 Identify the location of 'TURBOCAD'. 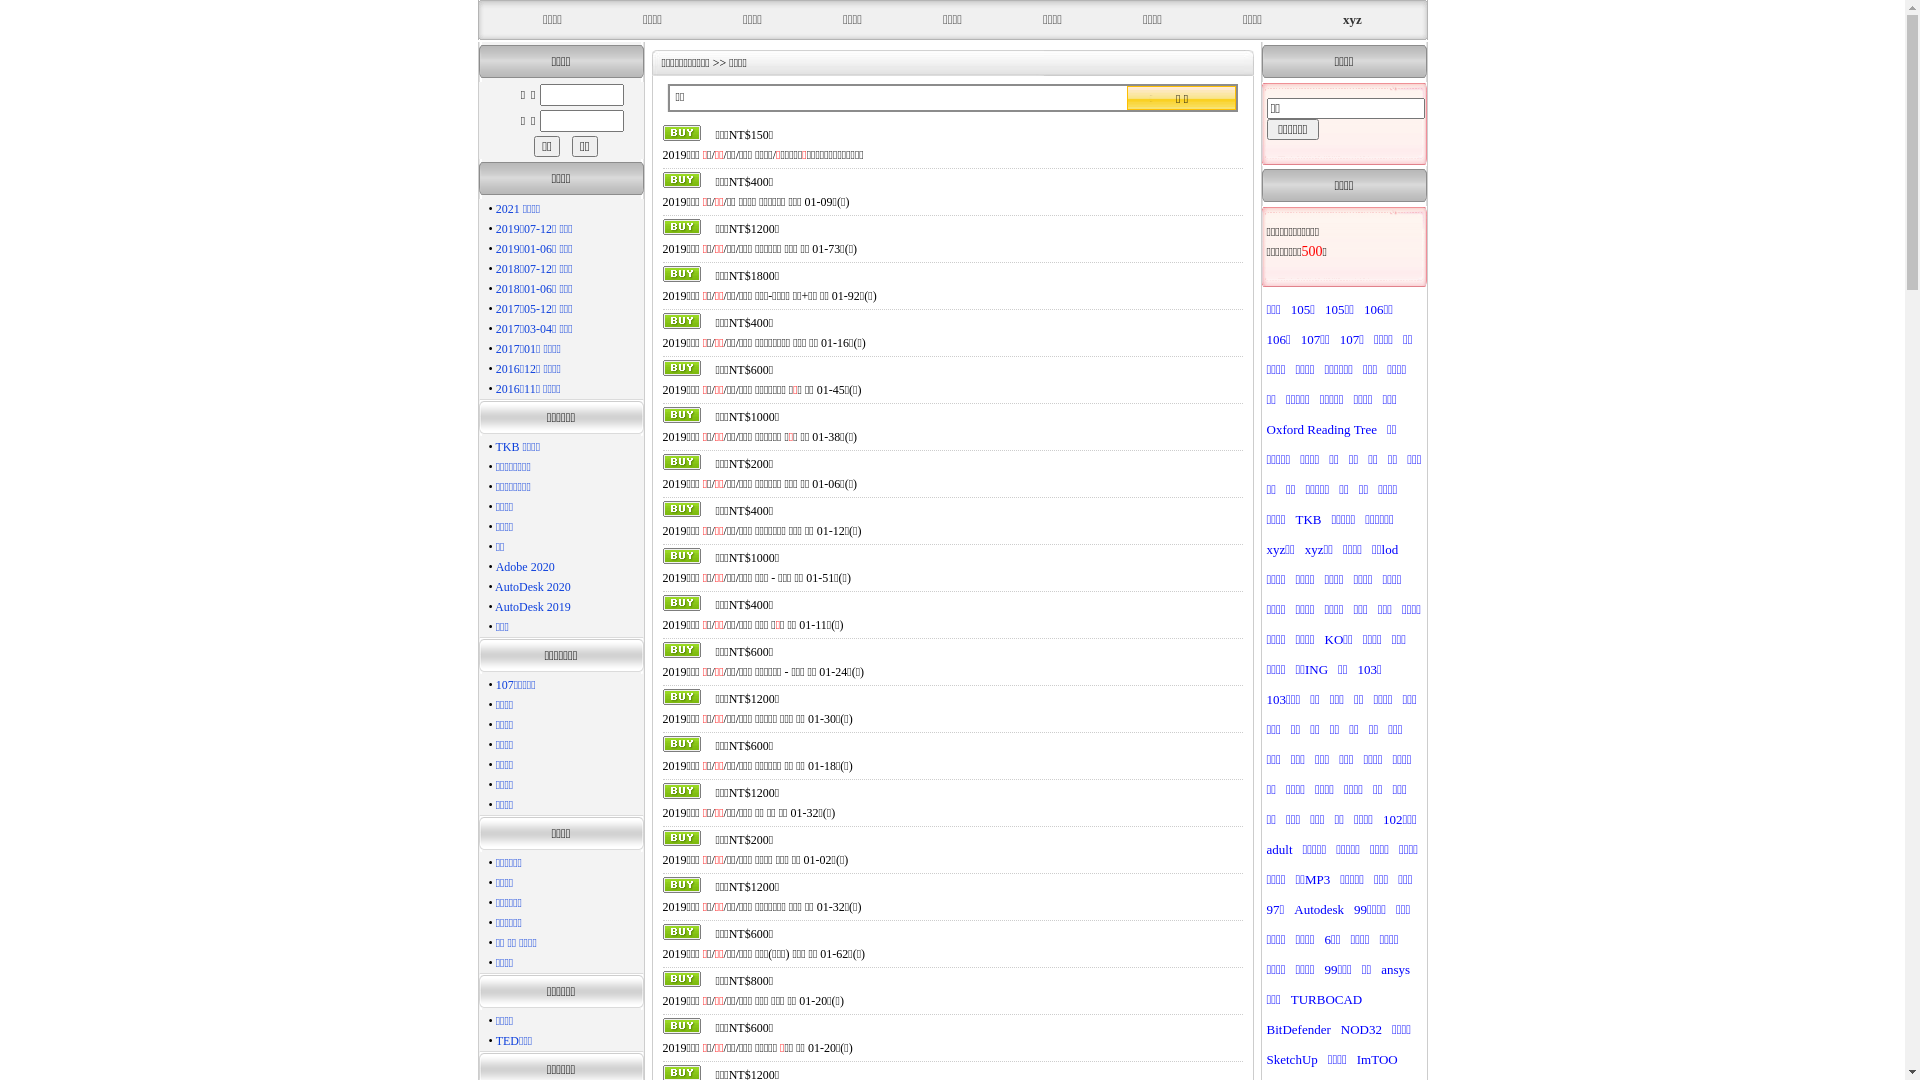
(1326, 999).